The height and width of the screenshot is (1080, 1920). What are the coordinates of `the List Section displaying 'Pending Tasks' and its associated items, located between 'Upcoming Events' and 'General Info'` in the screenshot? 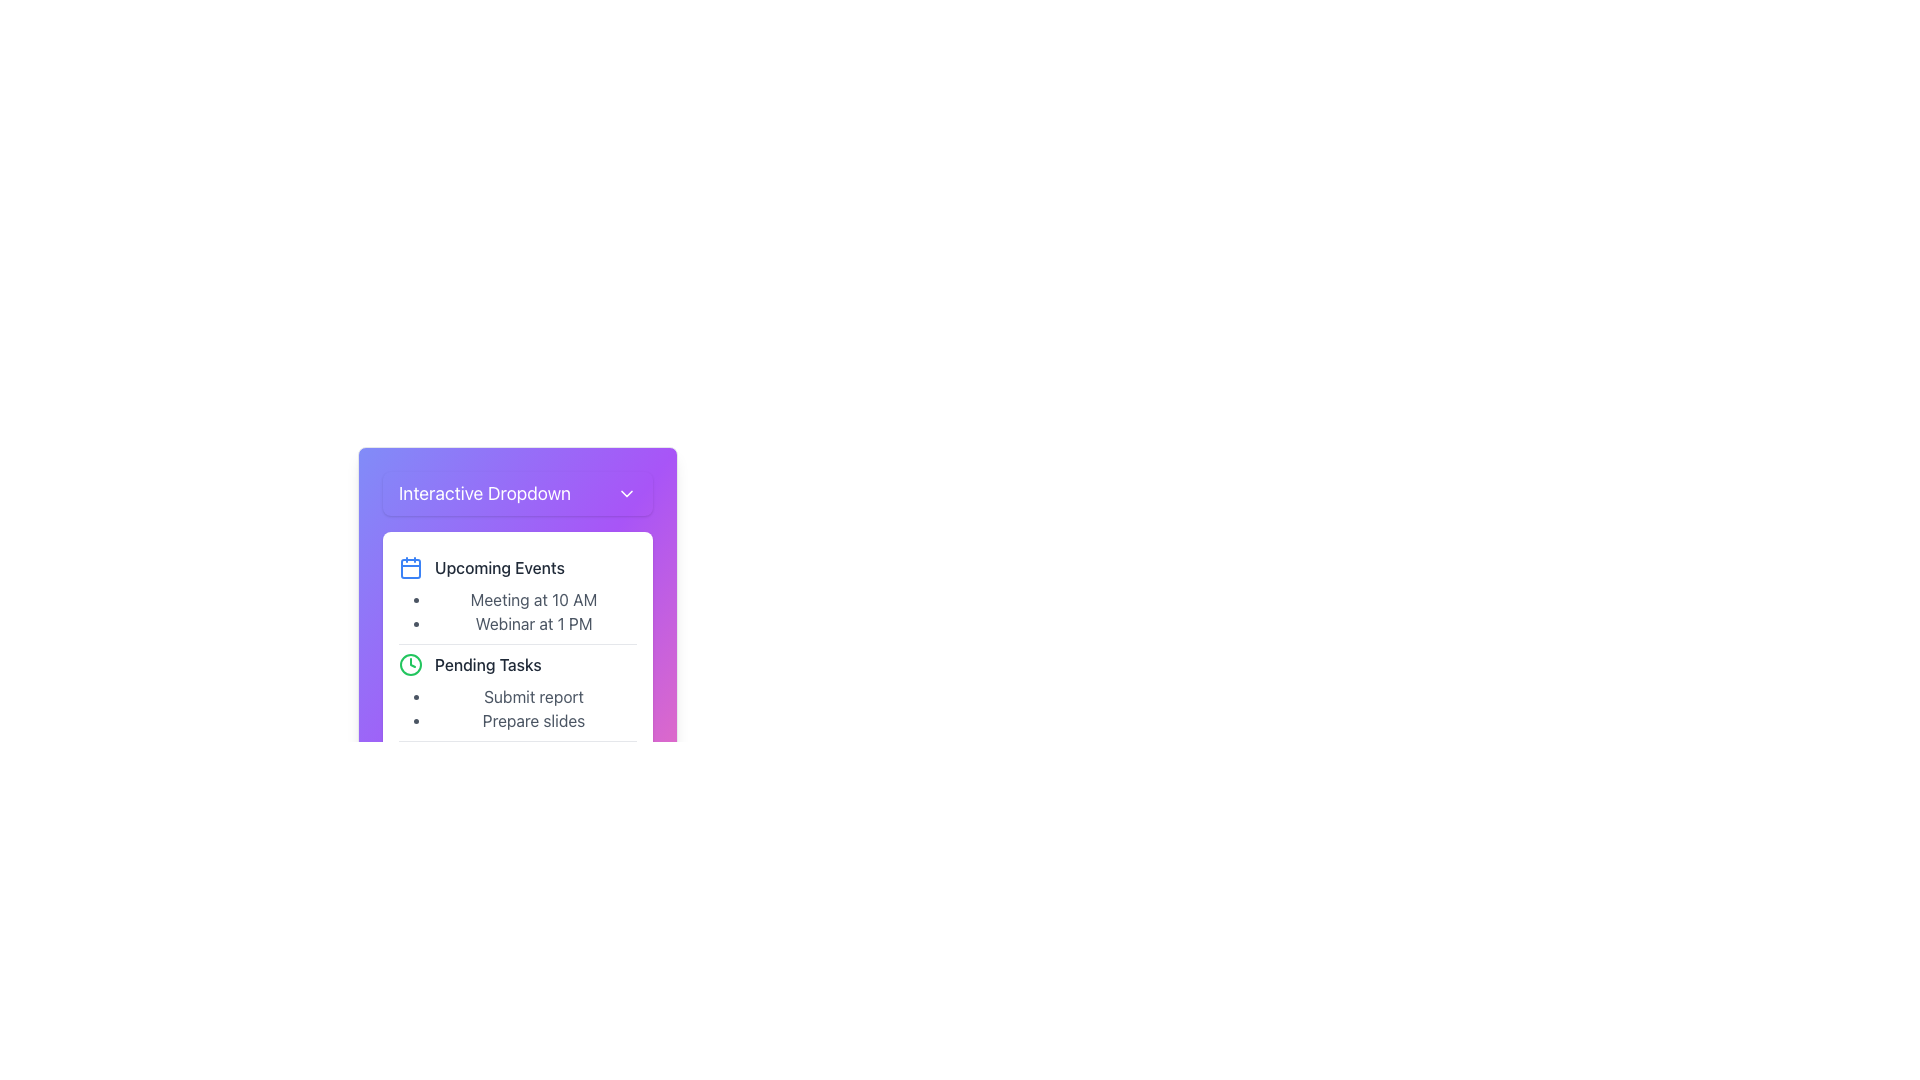 It's located at (518, 690).